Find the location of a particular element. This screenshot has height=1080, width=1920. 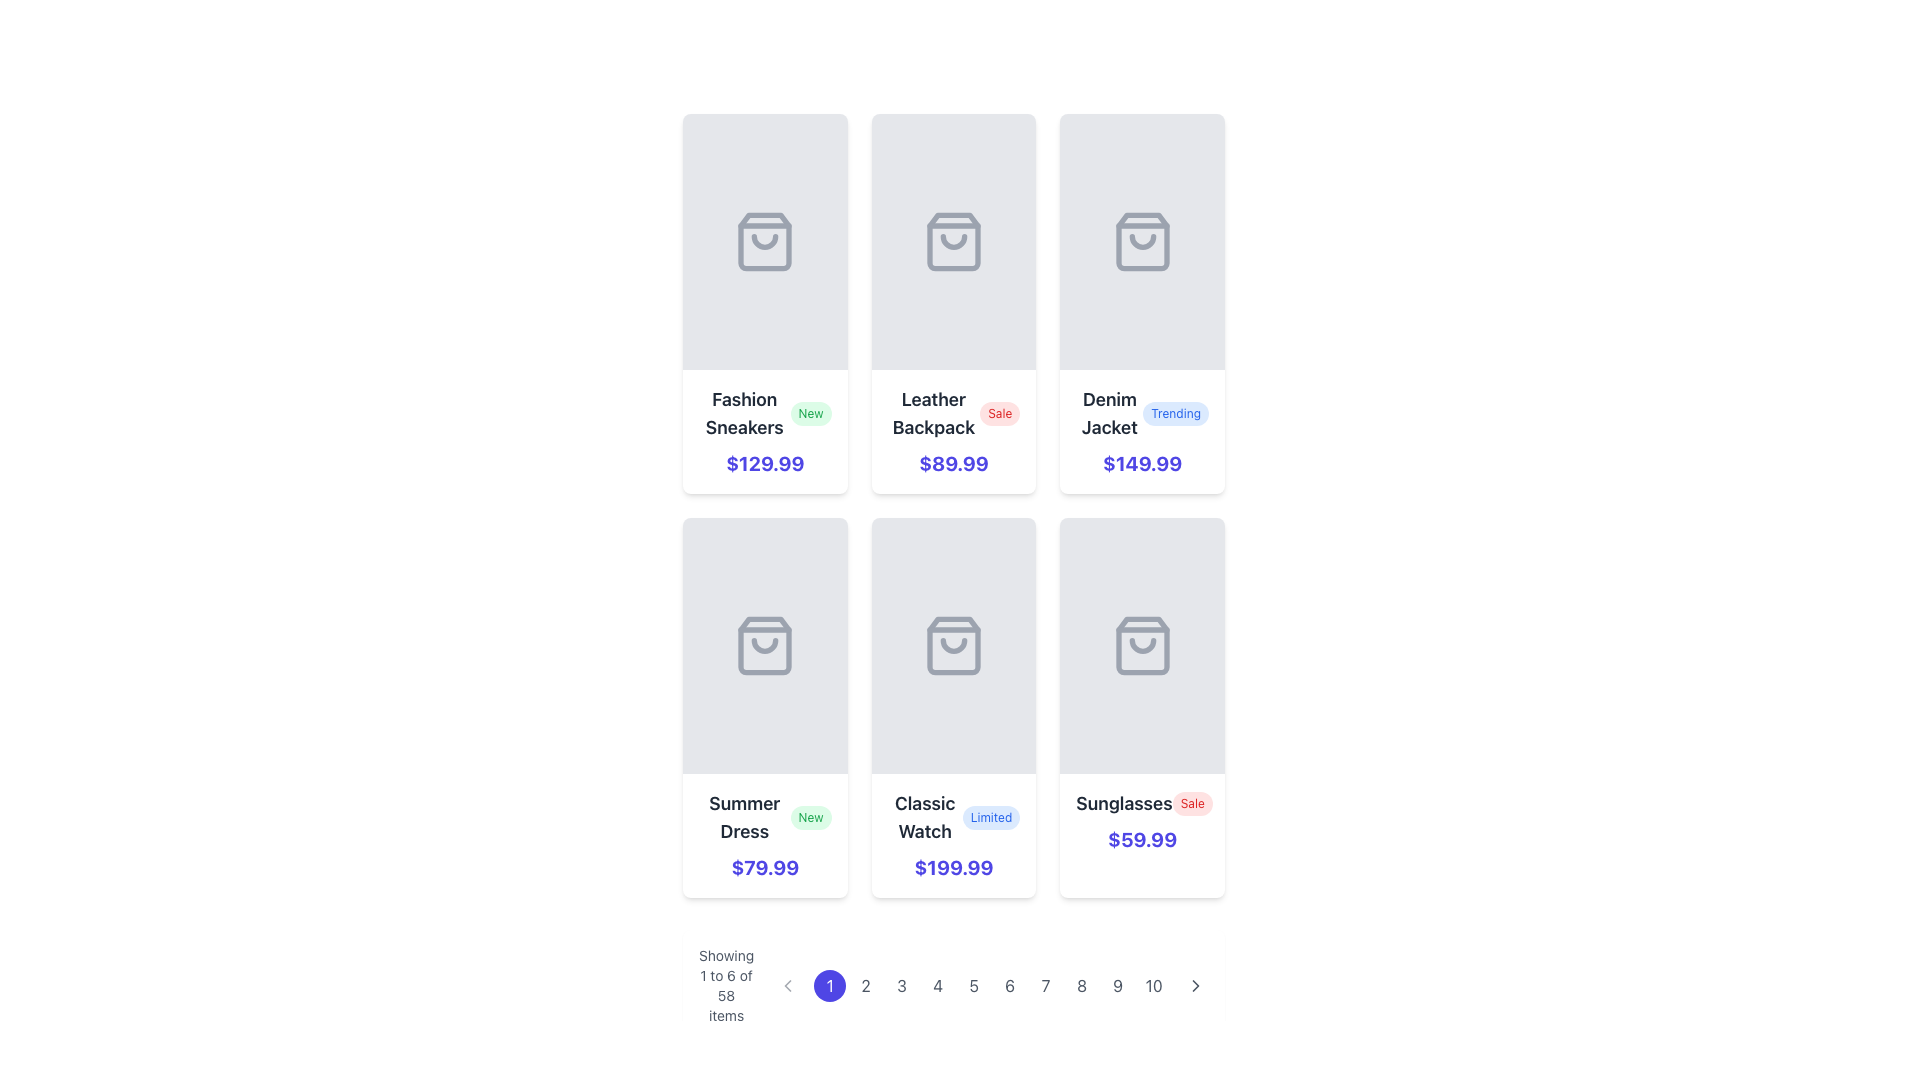

text content of the label displaying 'Summer Dress' with the badge 'New' in a light green background, located on the bottom left part of the card adjacent to the price '$79.99' is located at coordinates (764, 817).